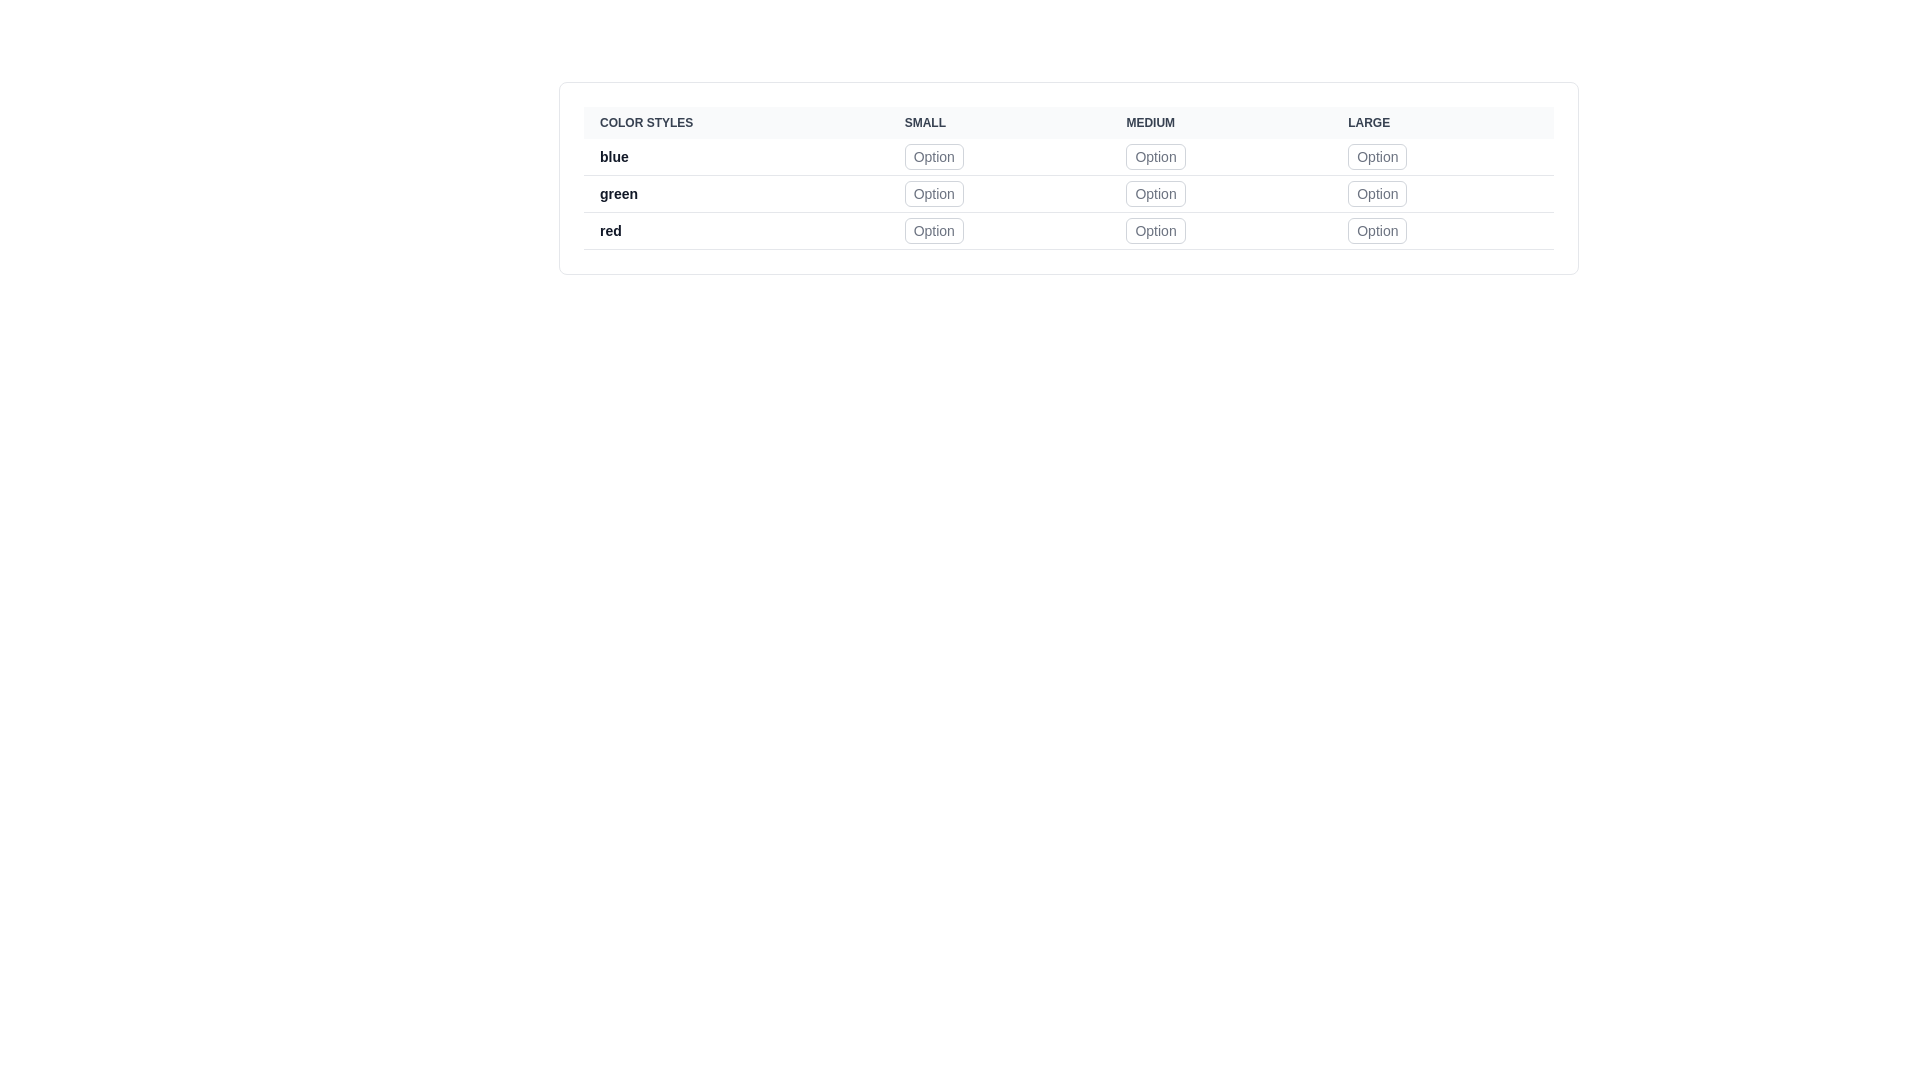 The image size is (1920, 1080). I want to click on the interactive buttons in the row labeled 'red', so click(1068, 230).